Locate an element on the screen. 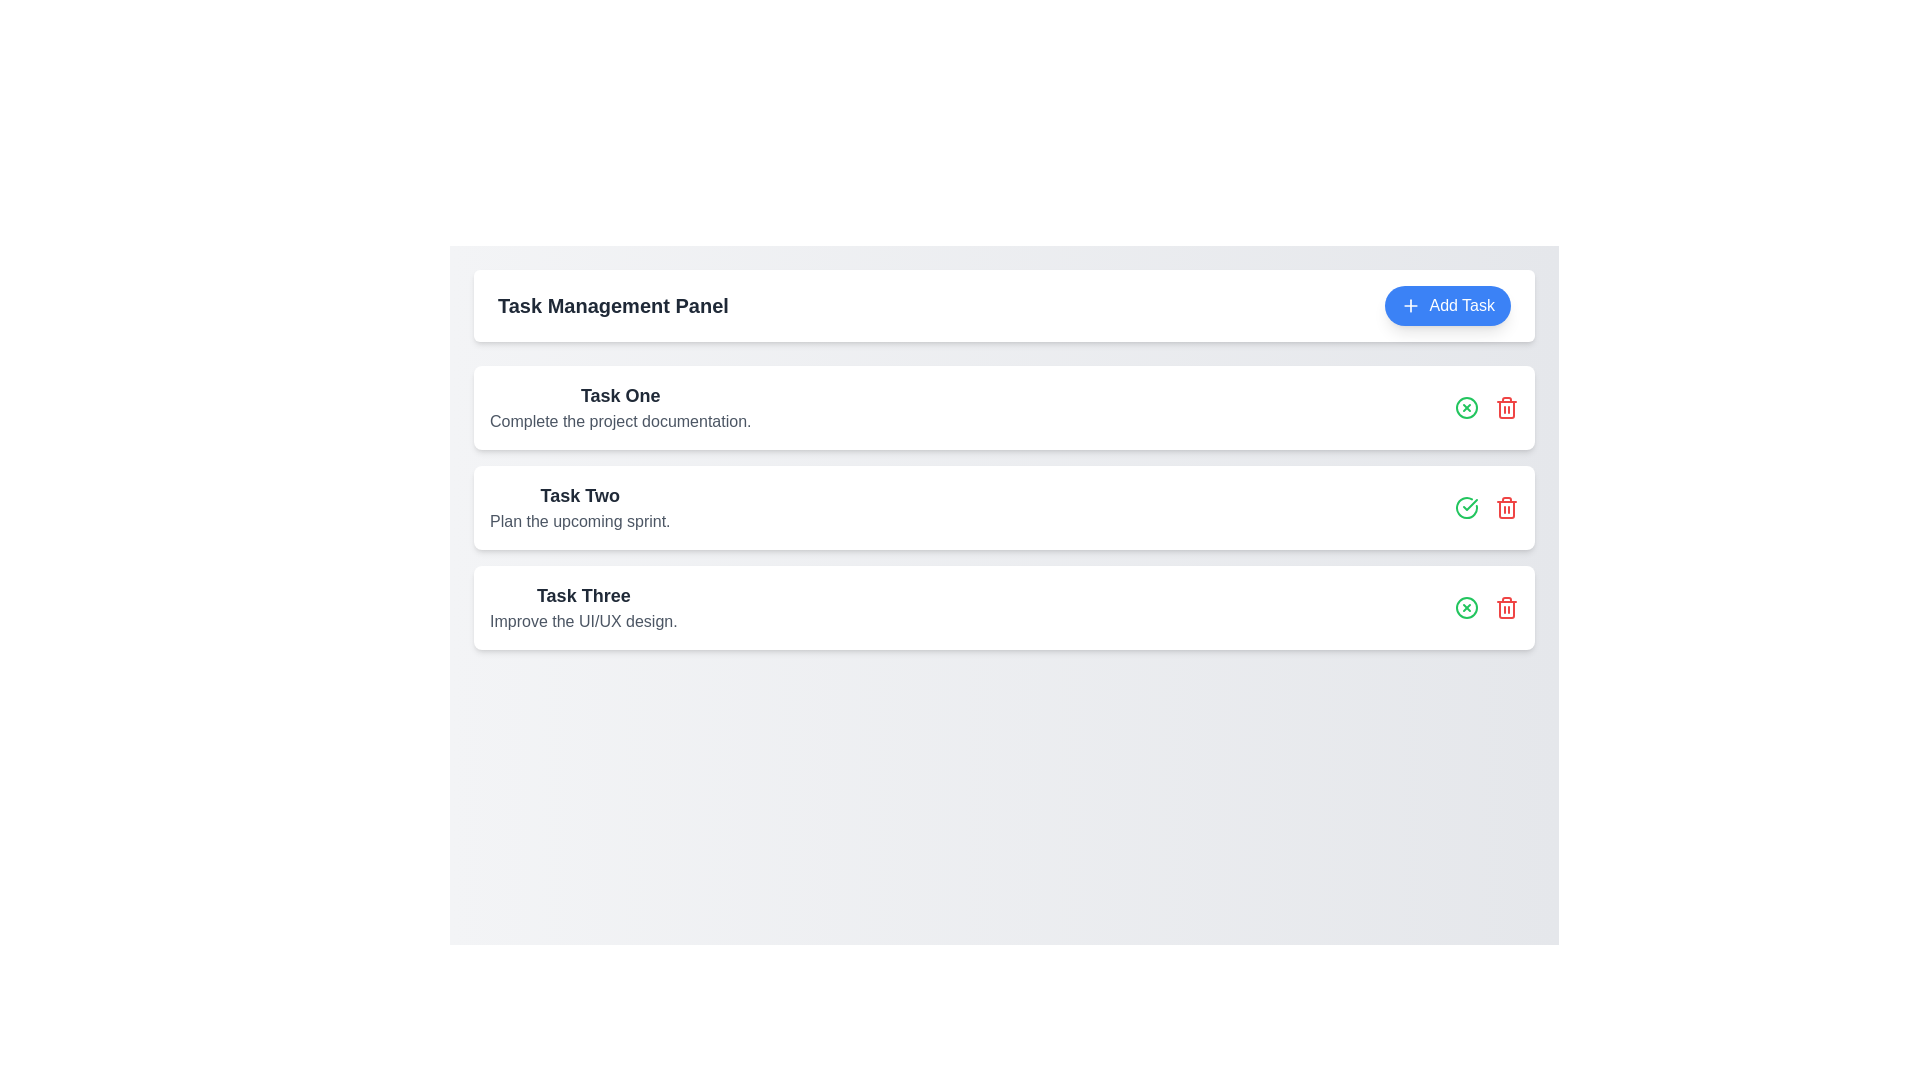  the trash icon in the Horizontal control group for 'Task One' is located at coordinates (1487, 407).